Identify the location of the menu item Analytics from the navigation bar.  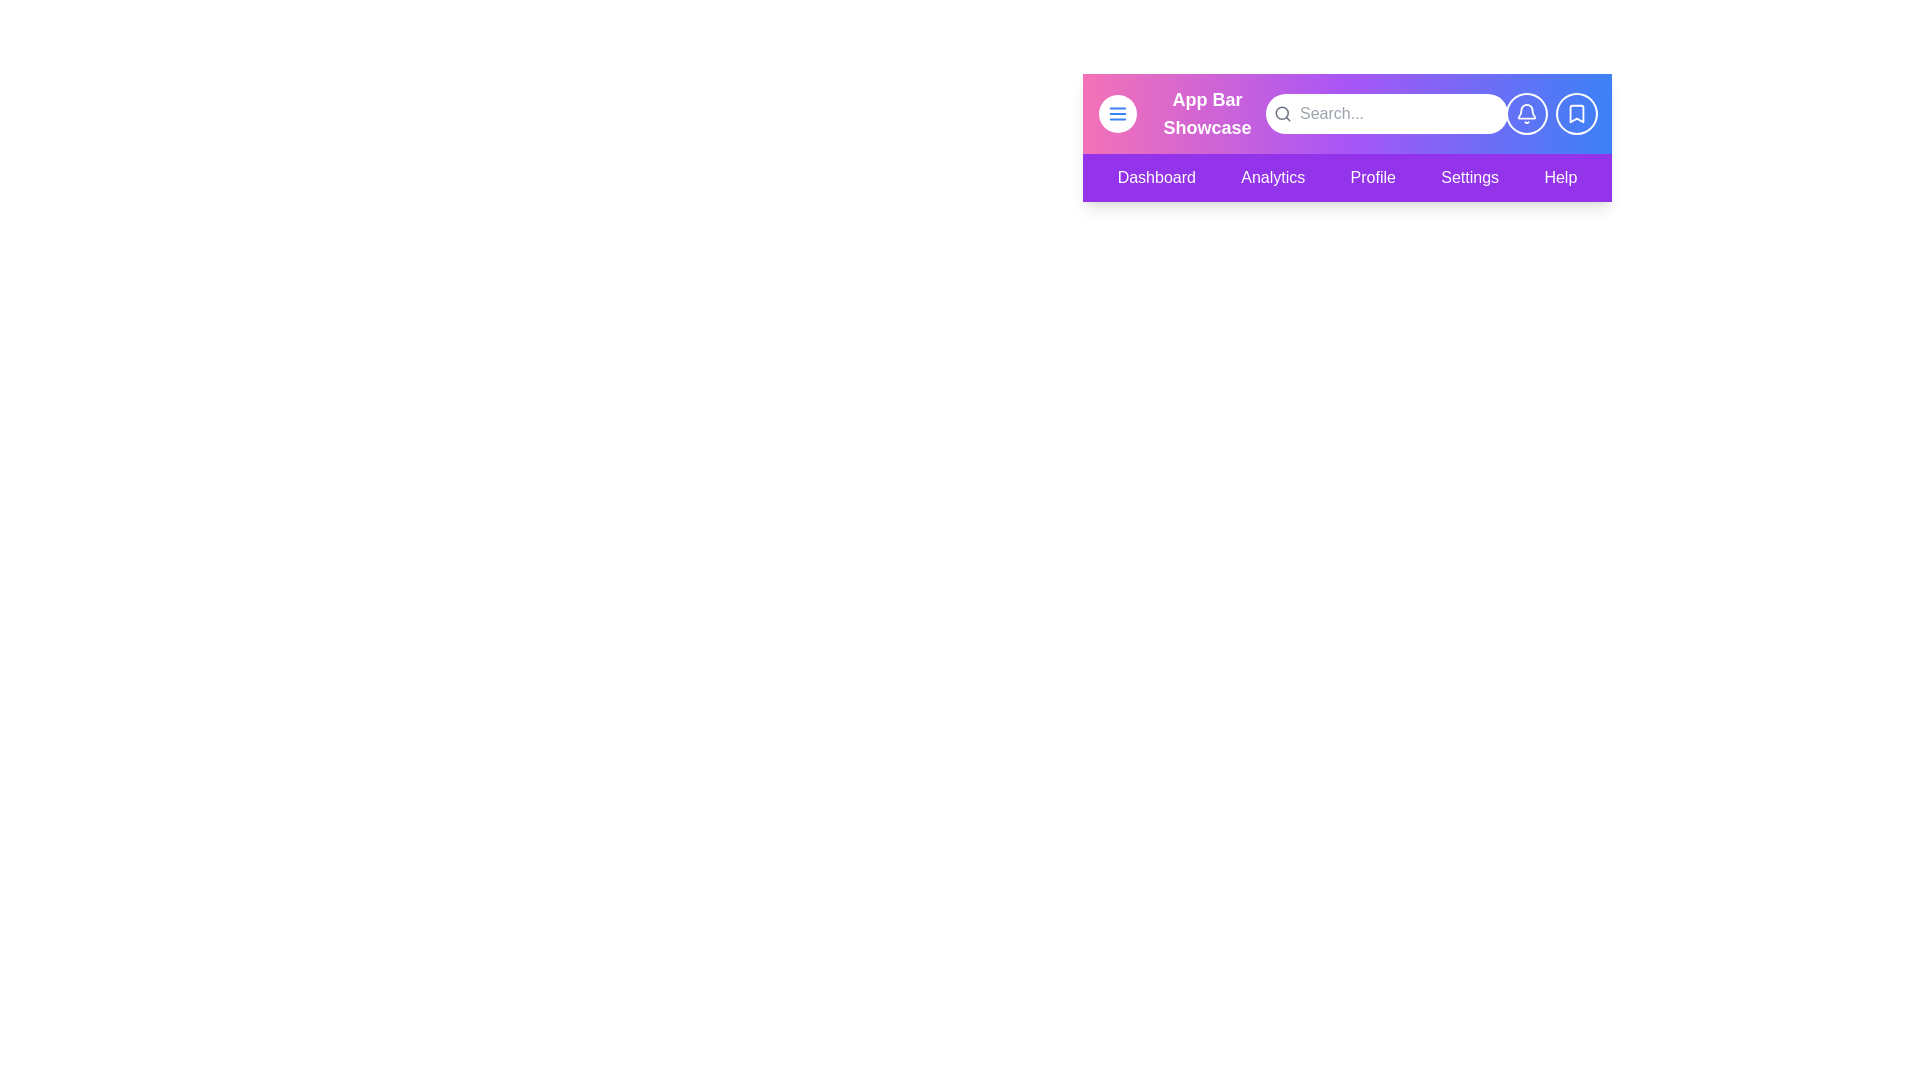
(1272, 176).